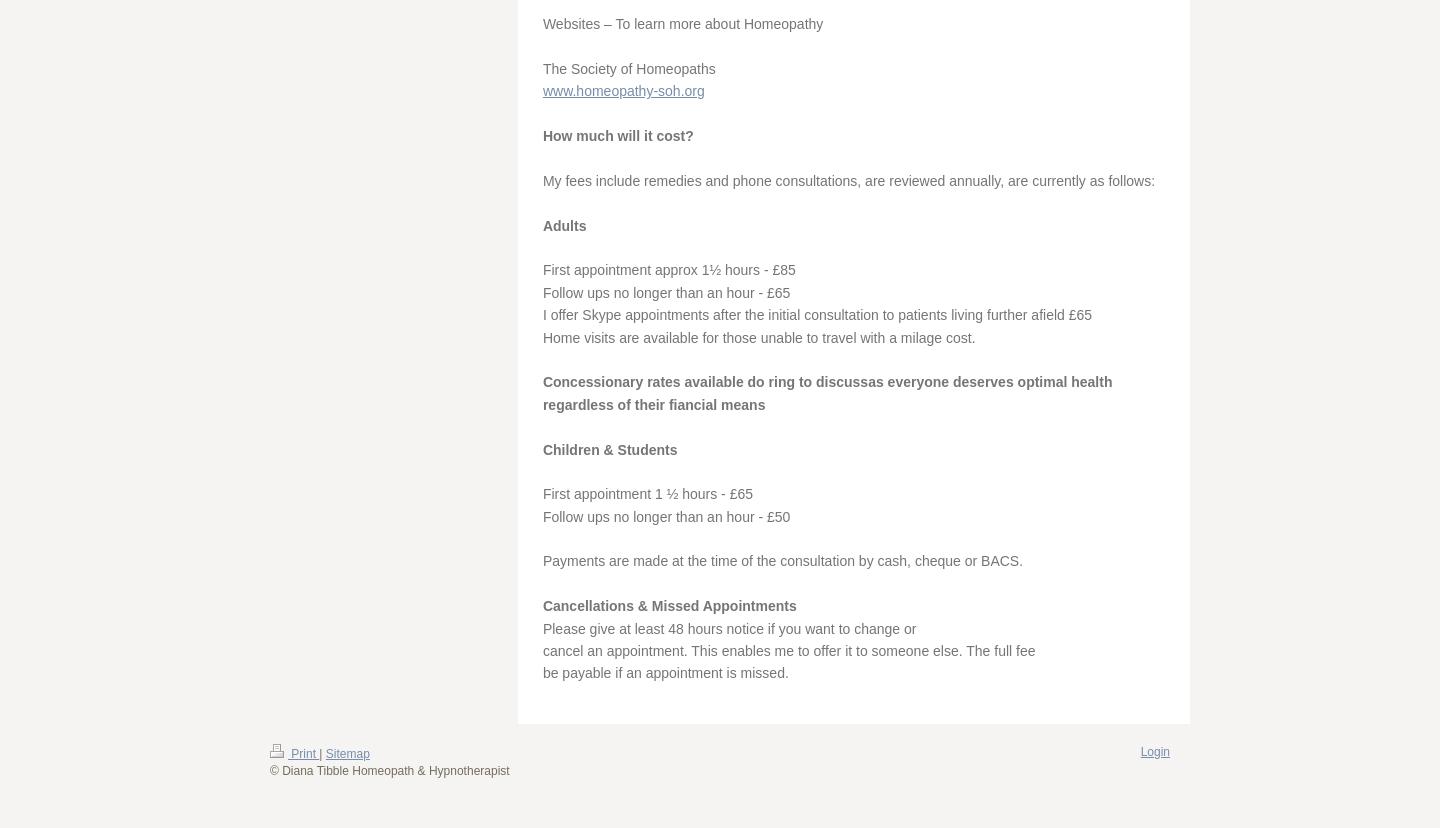 This screenshot has height=828, width=1440. Describe the element at coordinates (542, 448) in the screenshot. I see `'Children & Students'` at that location.